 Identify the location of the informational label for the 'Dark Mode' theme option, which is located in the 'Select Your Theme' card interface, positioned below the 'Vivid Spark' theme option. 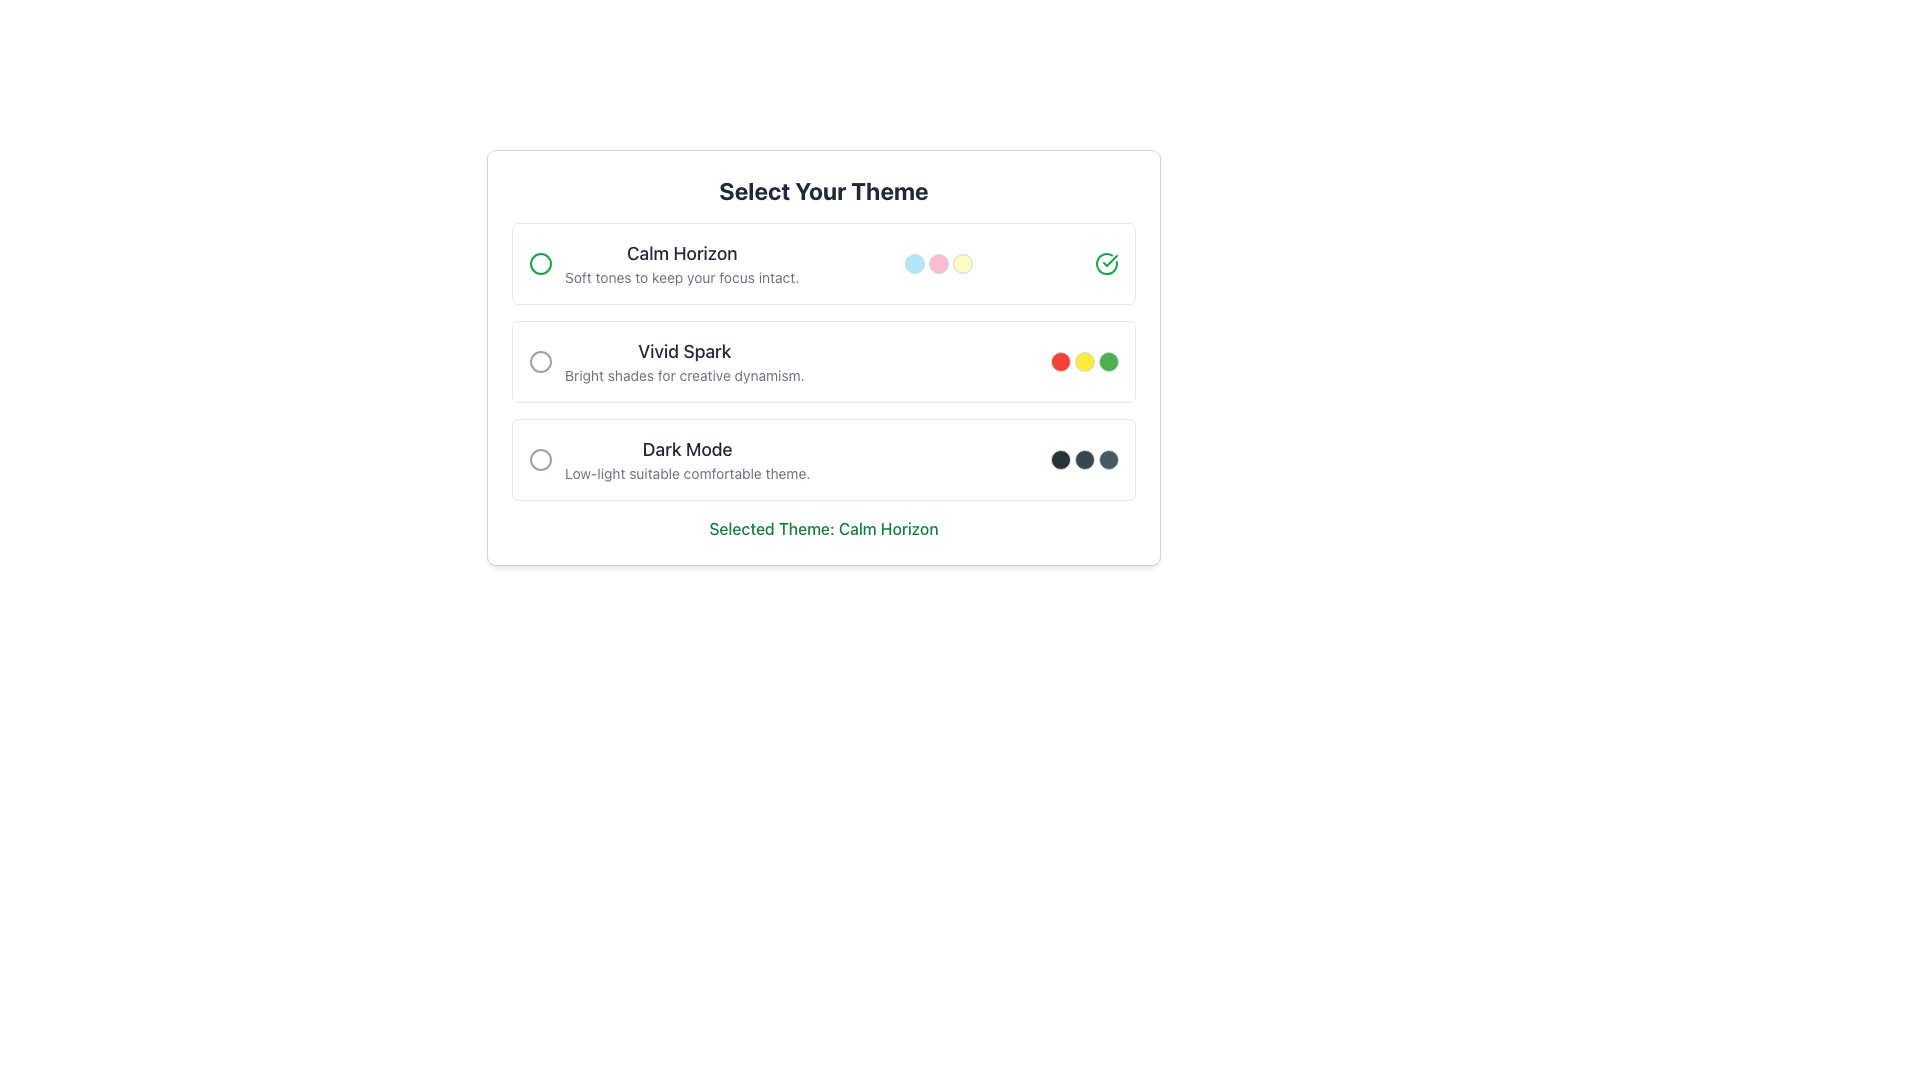
(687, 450).